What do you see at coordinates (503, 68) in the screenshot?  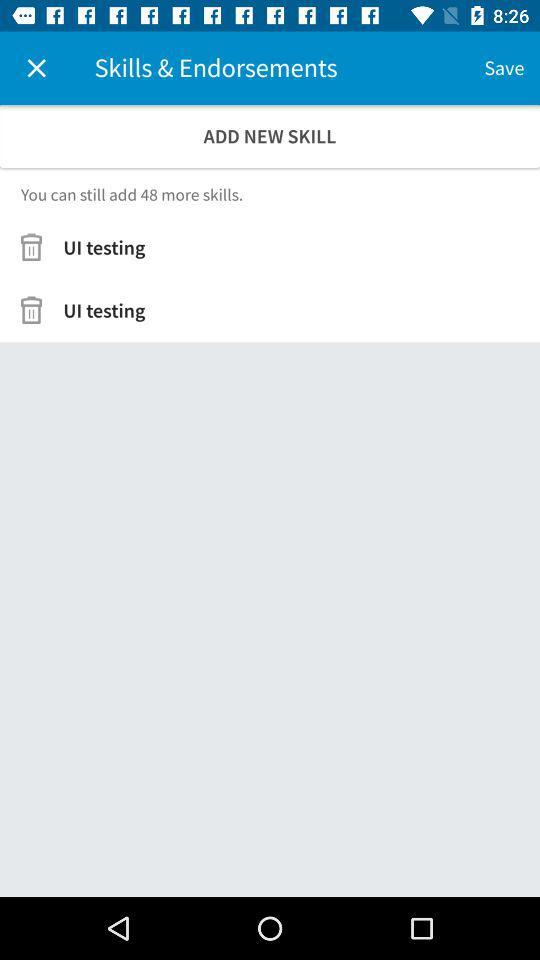 I see `save` at bounding box center [503, 68].